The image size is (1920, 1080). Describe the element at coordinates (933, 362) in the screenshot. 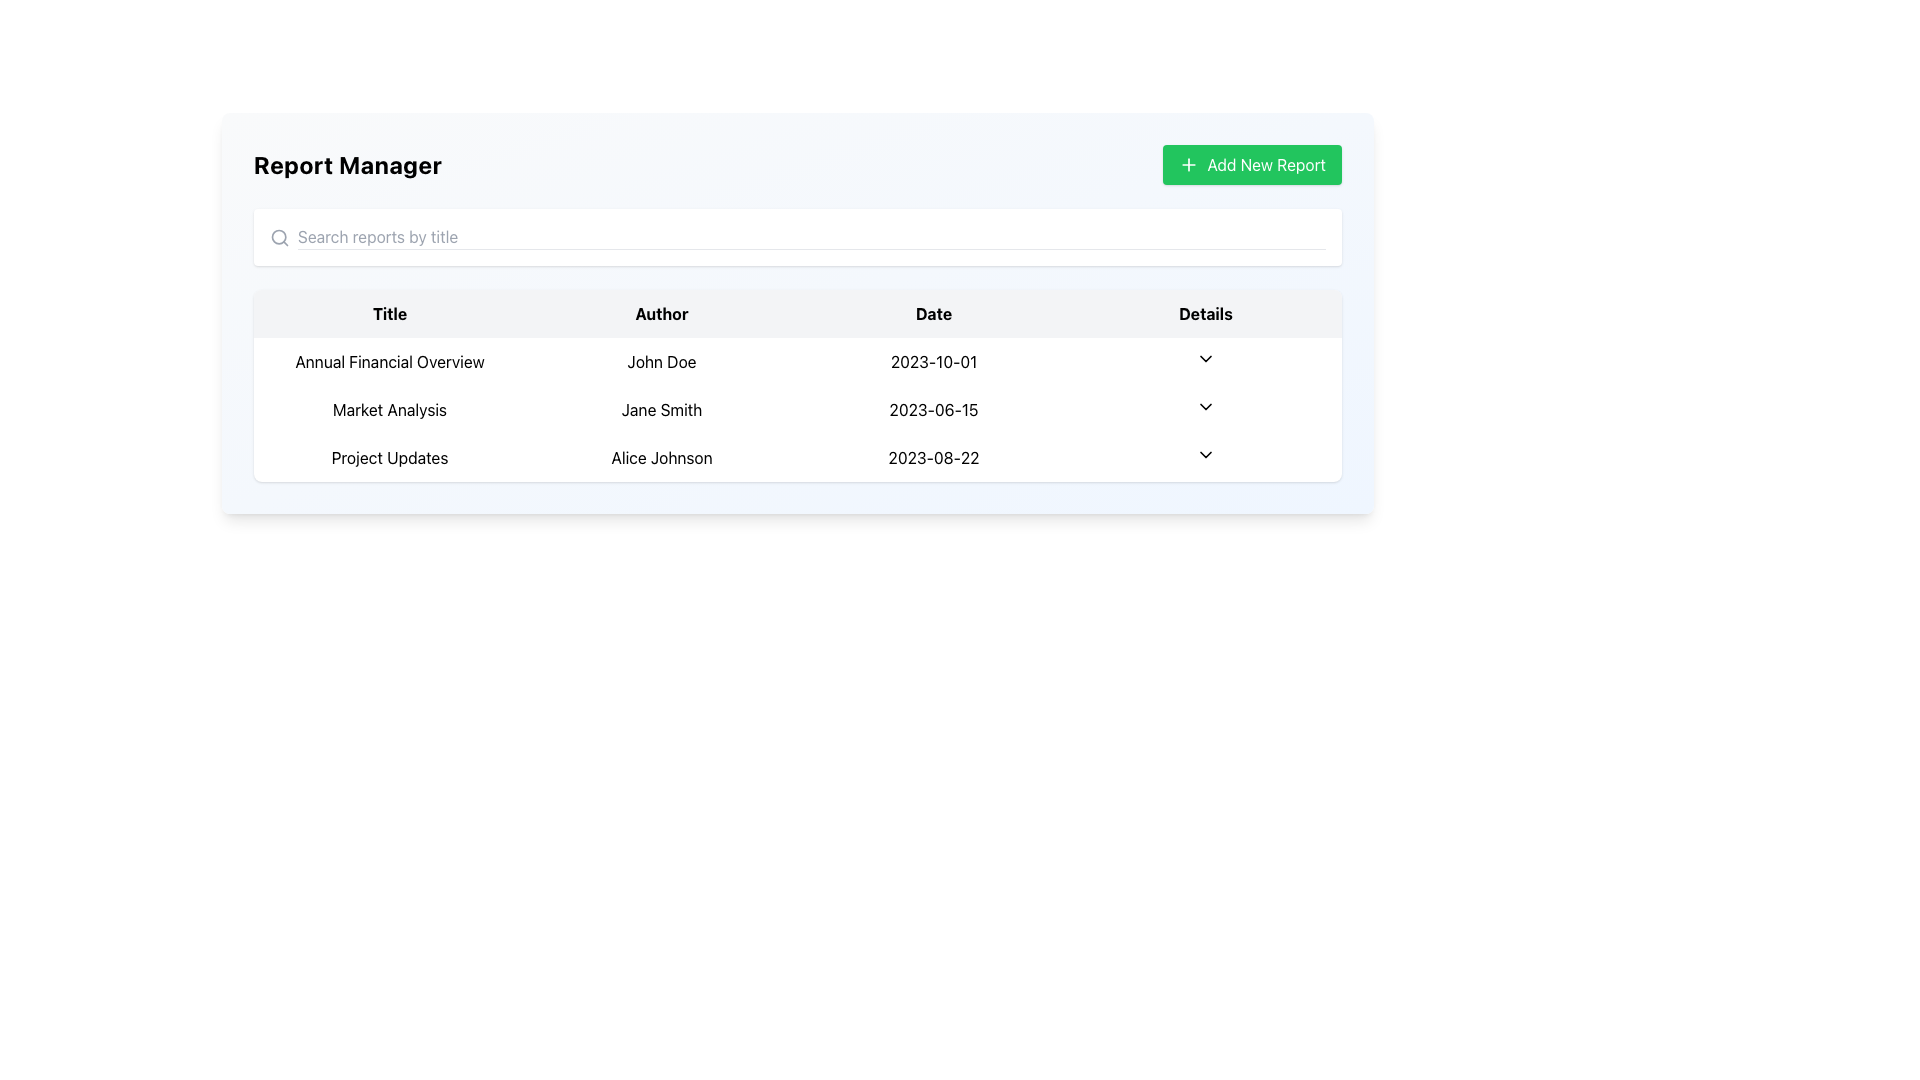

I see `the static text displaying the date` at that location.